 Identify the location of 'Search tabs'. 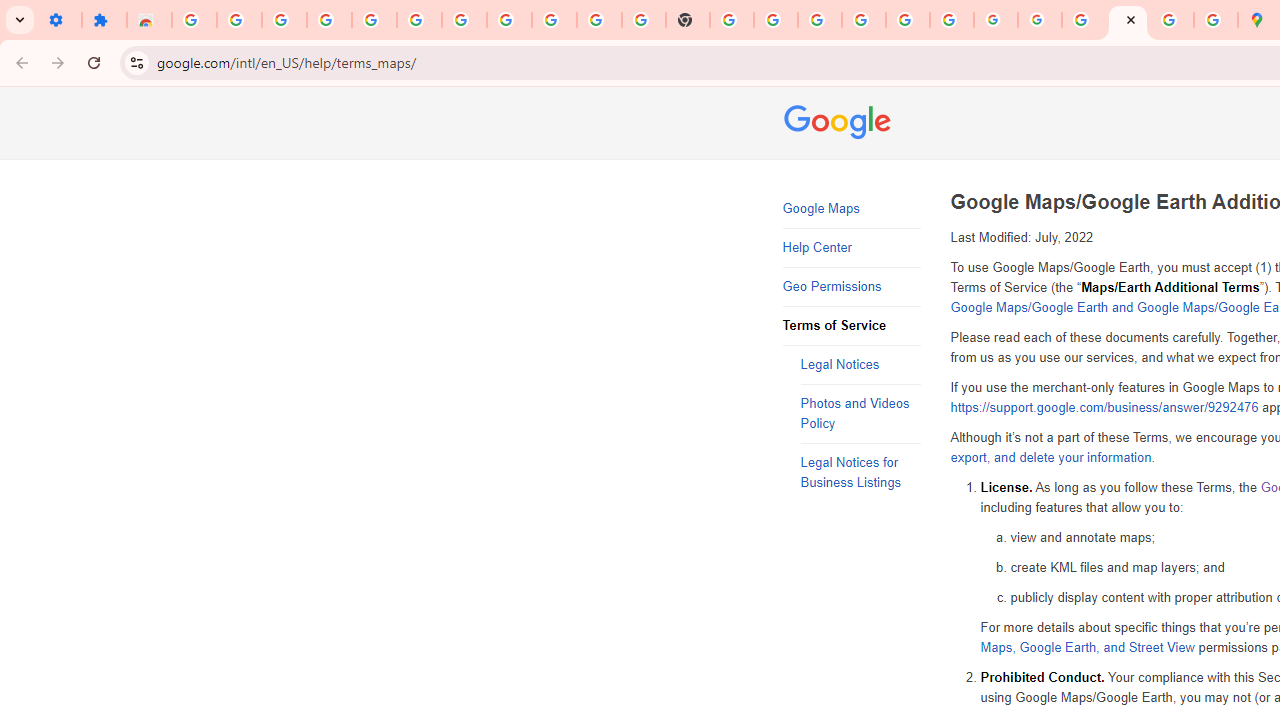
(20, 20).